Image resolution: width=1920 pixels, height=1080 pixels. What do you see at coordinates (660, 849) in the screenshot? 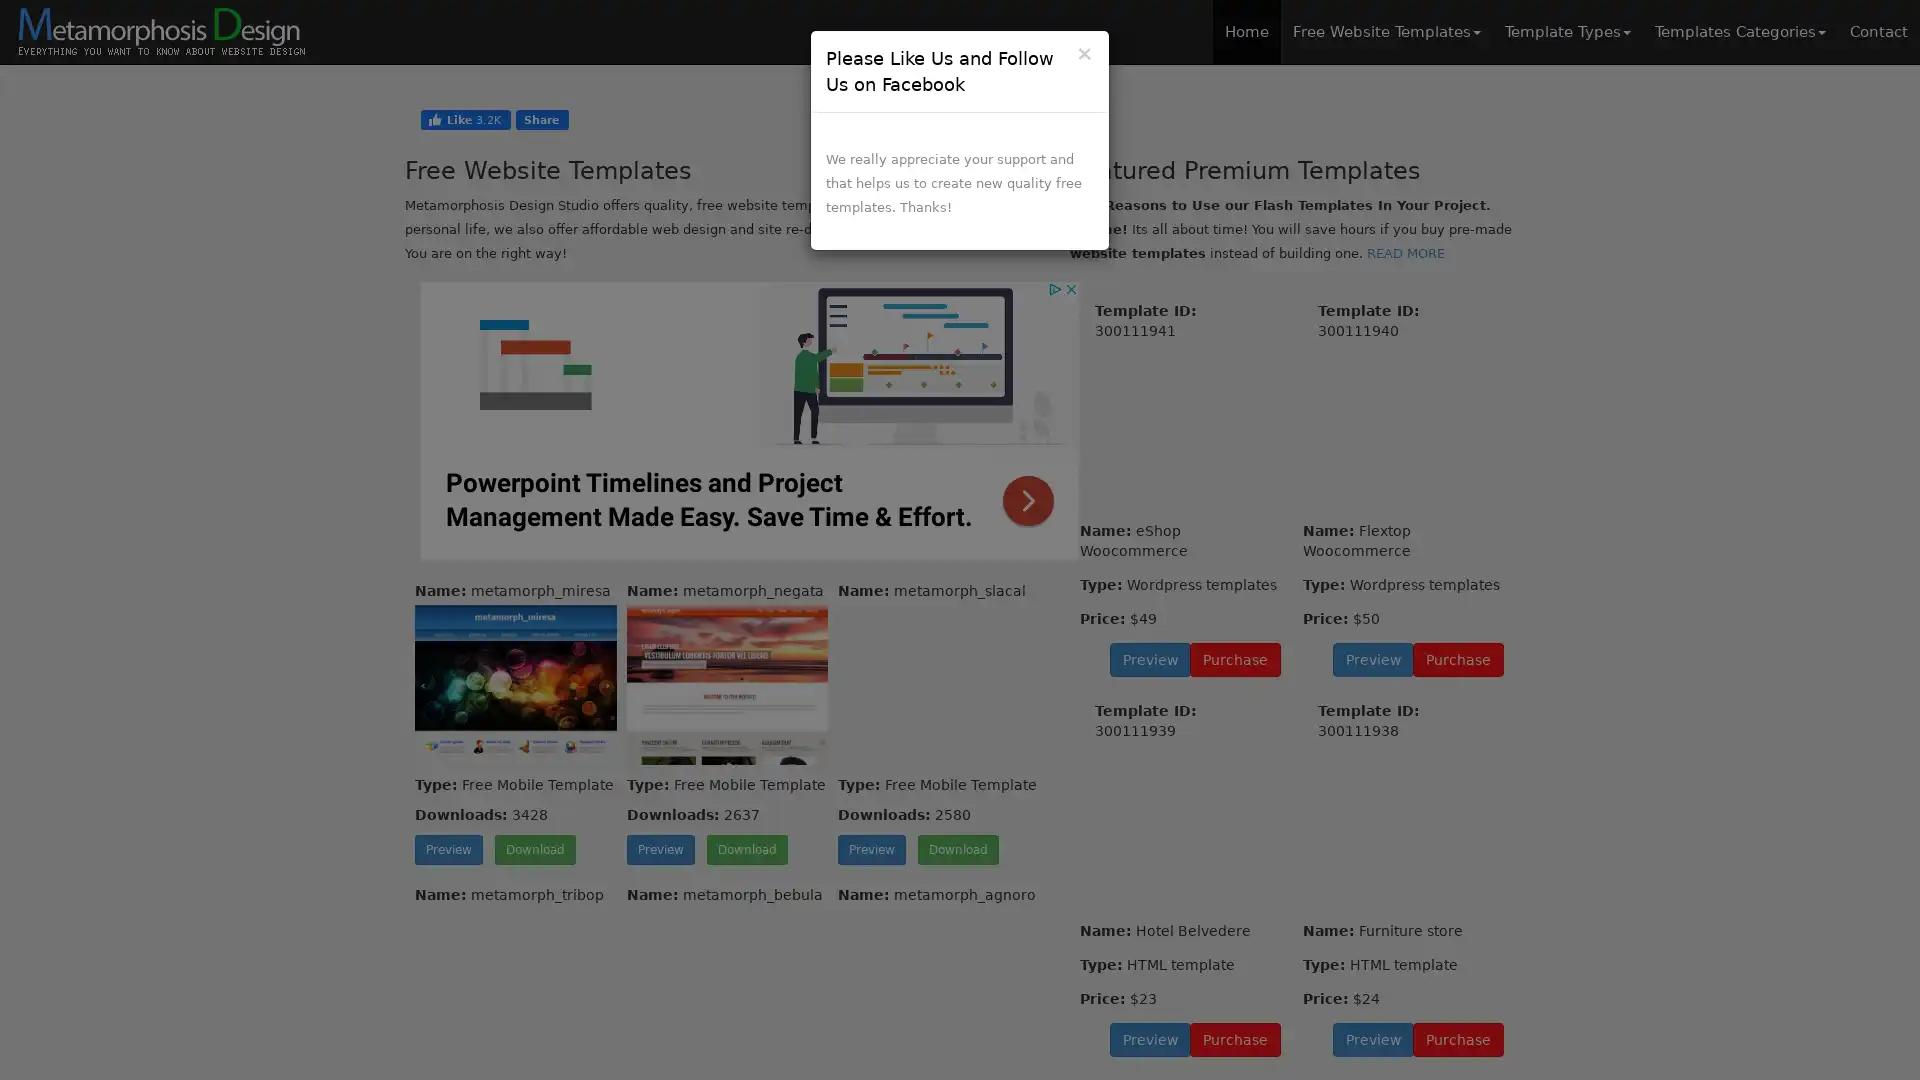
I see `Preview` at bounding box center [660, 849].